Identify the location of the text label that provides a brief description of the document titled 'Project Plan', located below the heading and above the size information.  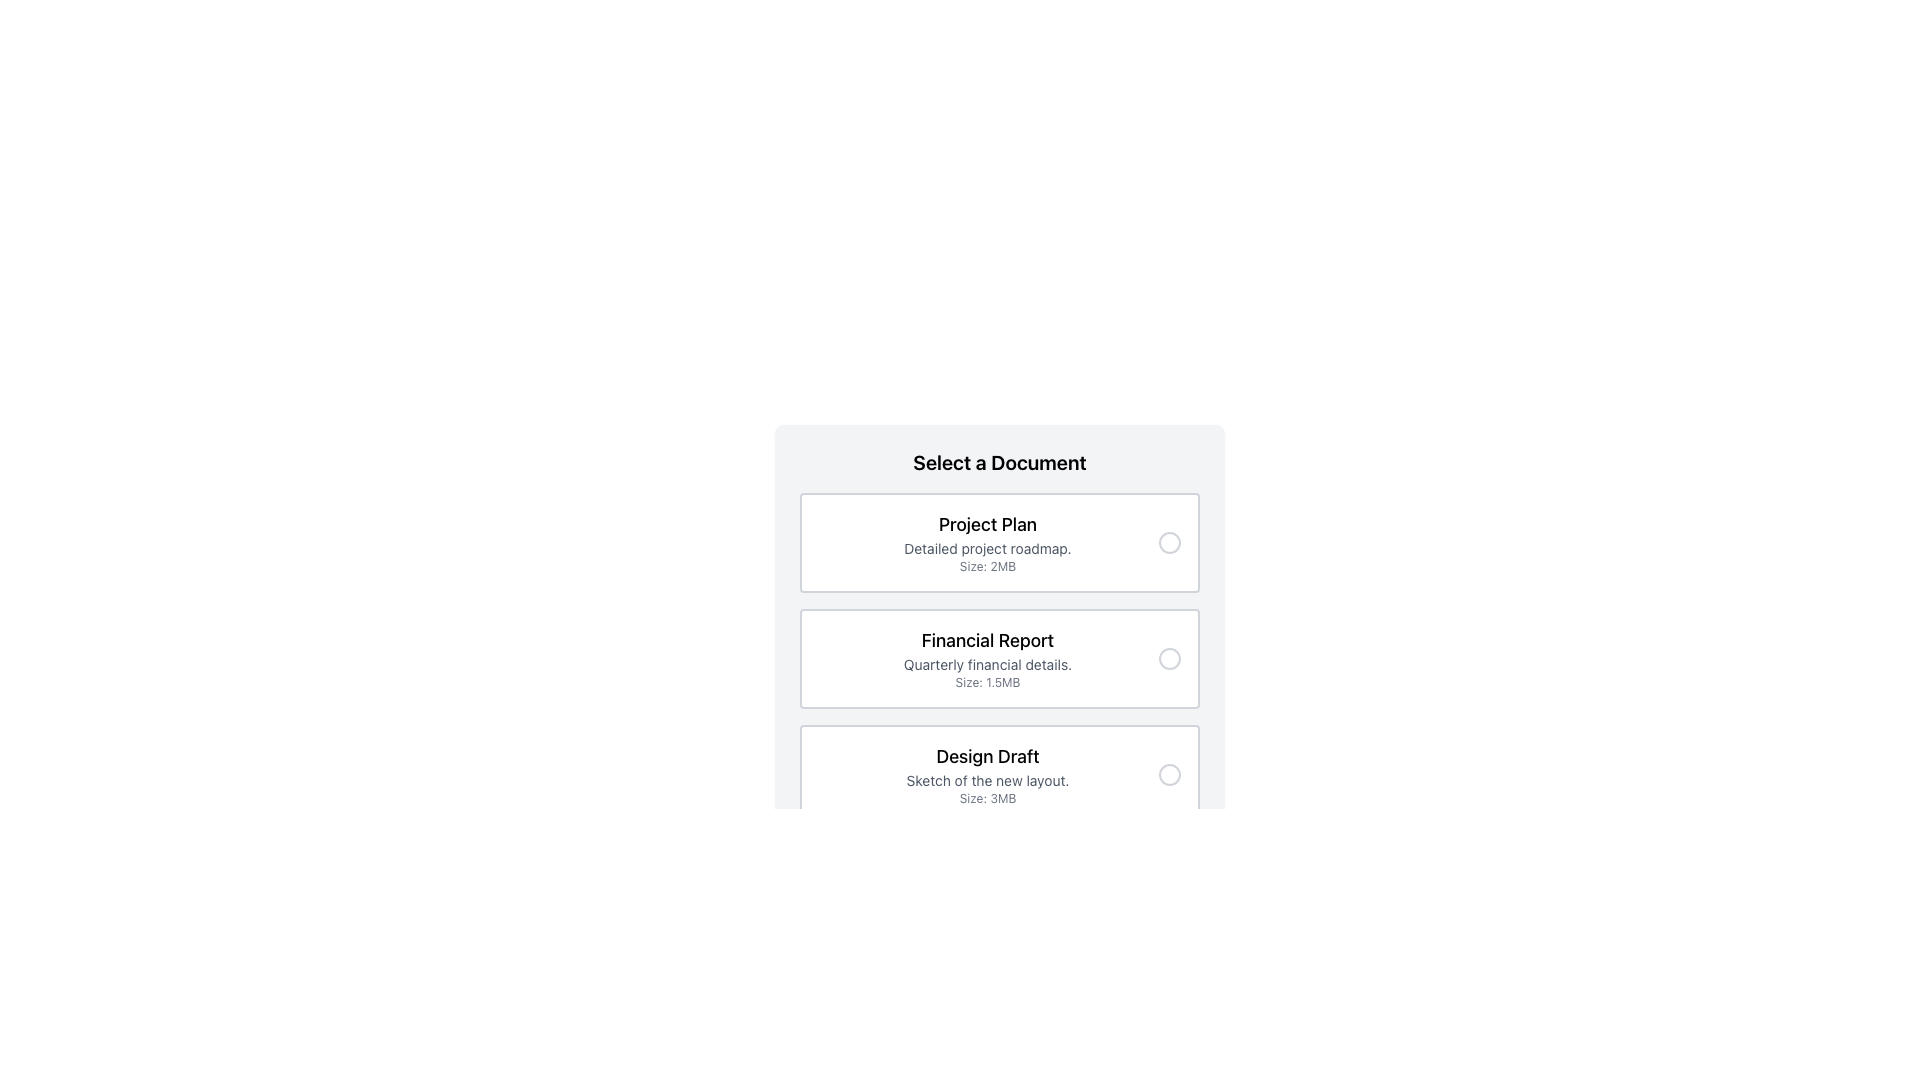
(988, 548).